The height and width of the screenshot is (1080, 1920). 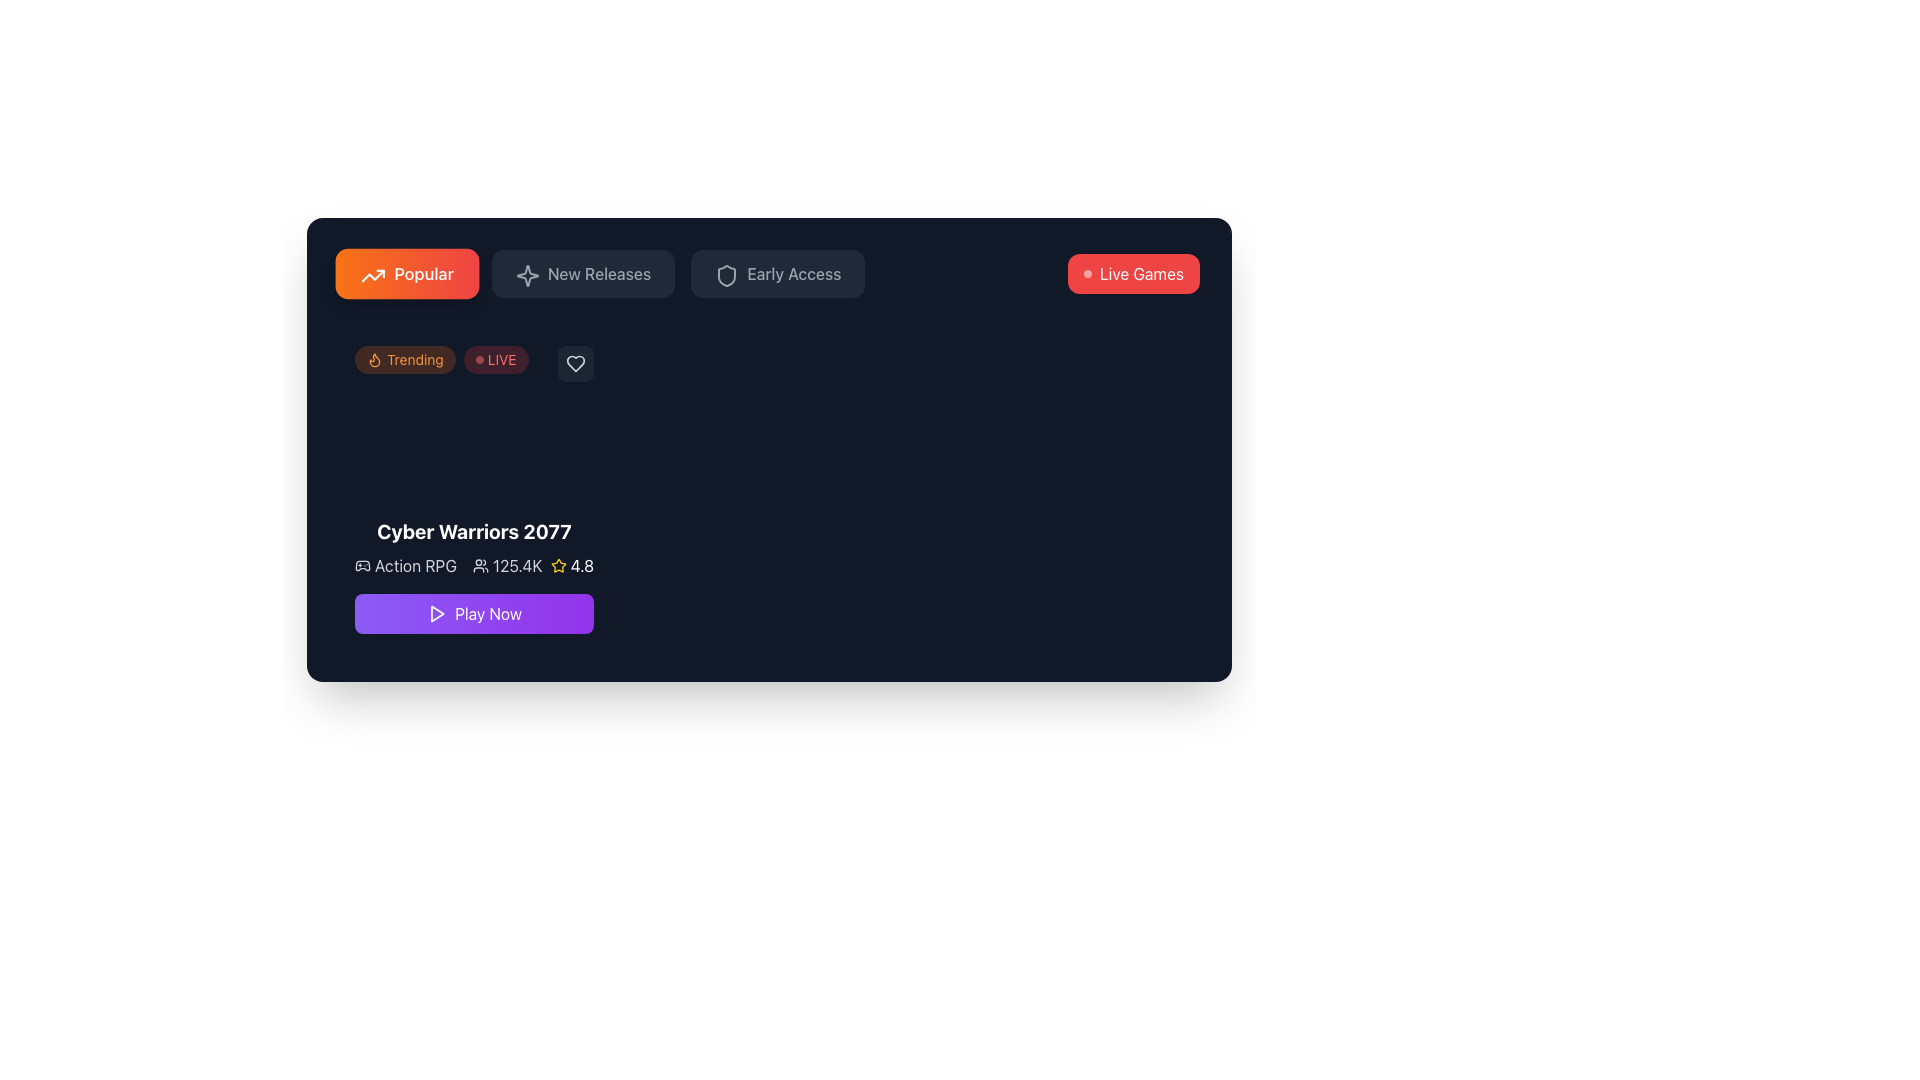 I want to click on the 'Play Now' button with a gradient background transitioning from violet to purple, located beneath 'Cyber Warriors 2077', to initiate the play action, so click(x=473, y=612).